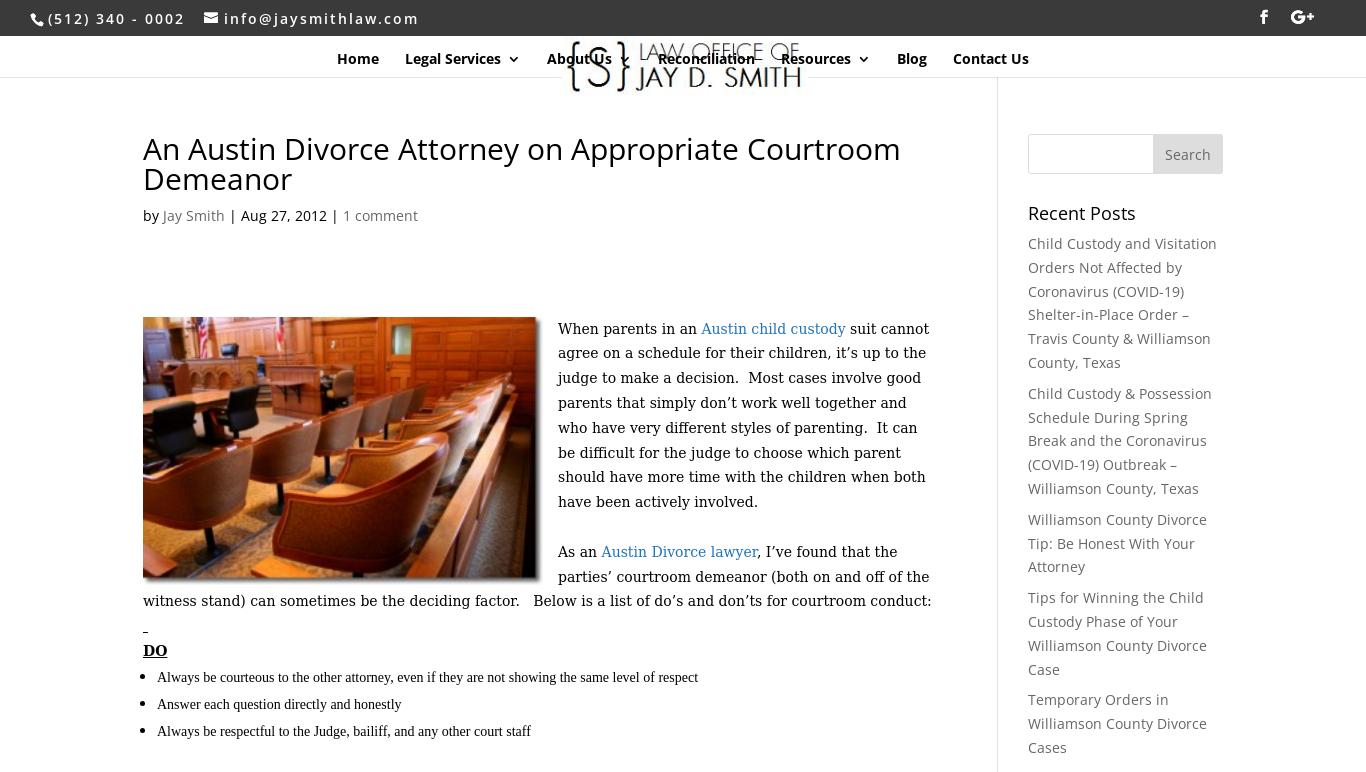 The image size is (1366, 772). Describe the element at coordinates (991, 57) in the screenshot. I see `'Contact Us'` at that location.